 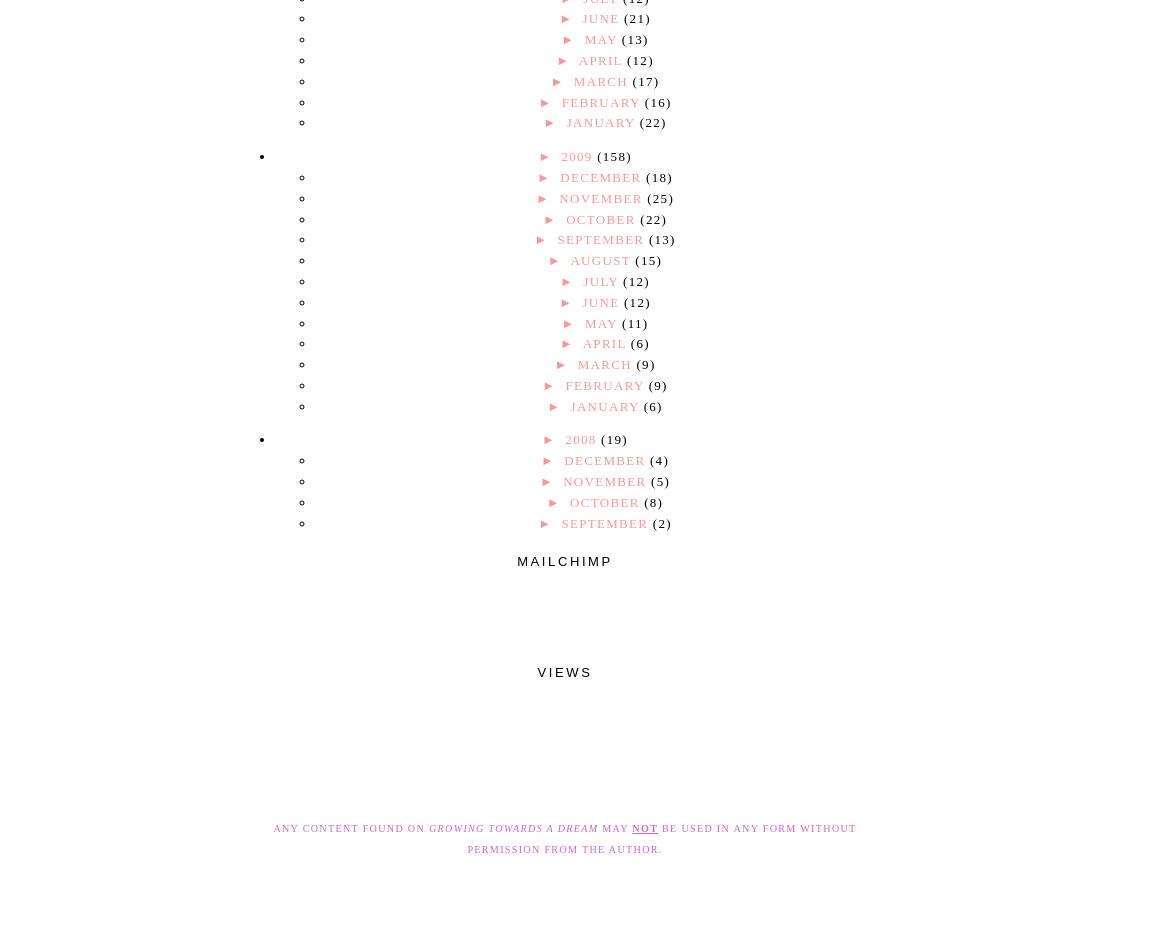 What do you see at coordinates (578, 156) in the screenshot?
I see `'2009'` at bounding box center [578, 156].